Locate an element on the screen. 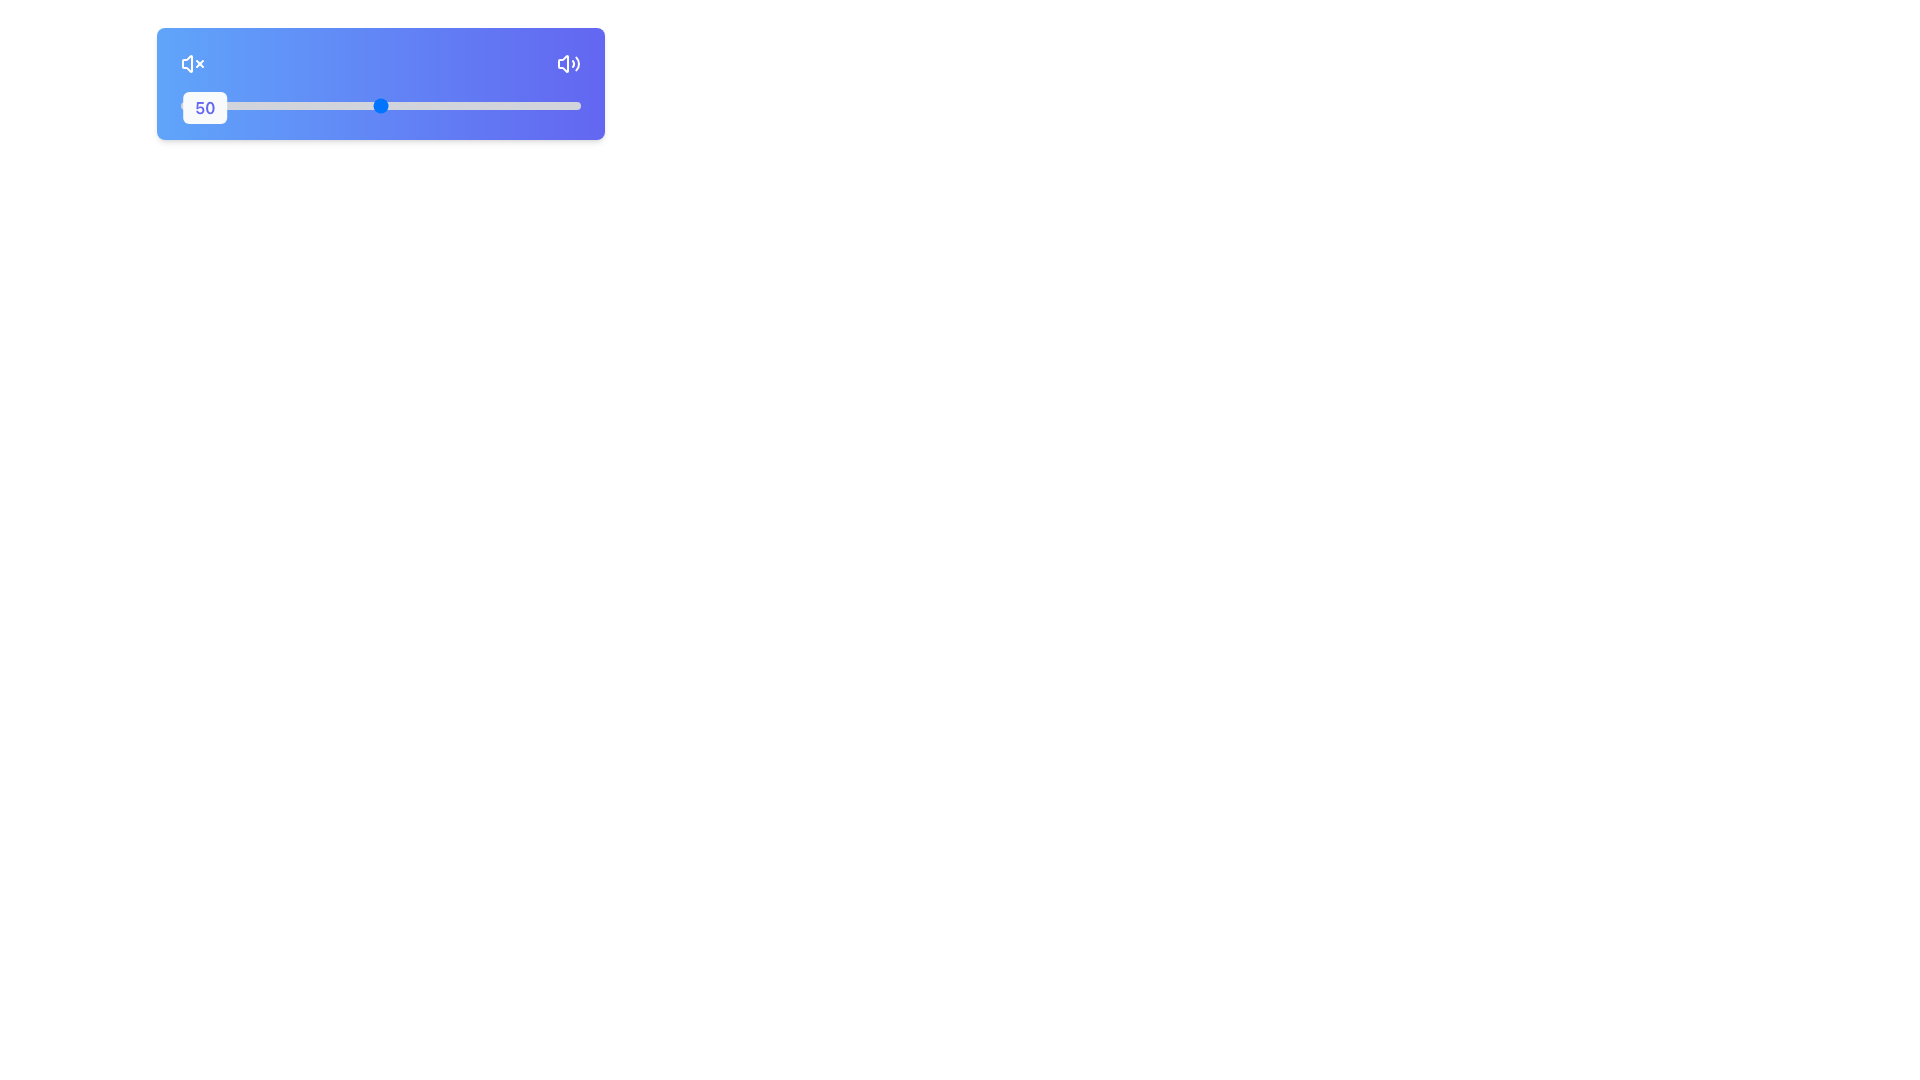  the slider is located at coordinates (212, 105).